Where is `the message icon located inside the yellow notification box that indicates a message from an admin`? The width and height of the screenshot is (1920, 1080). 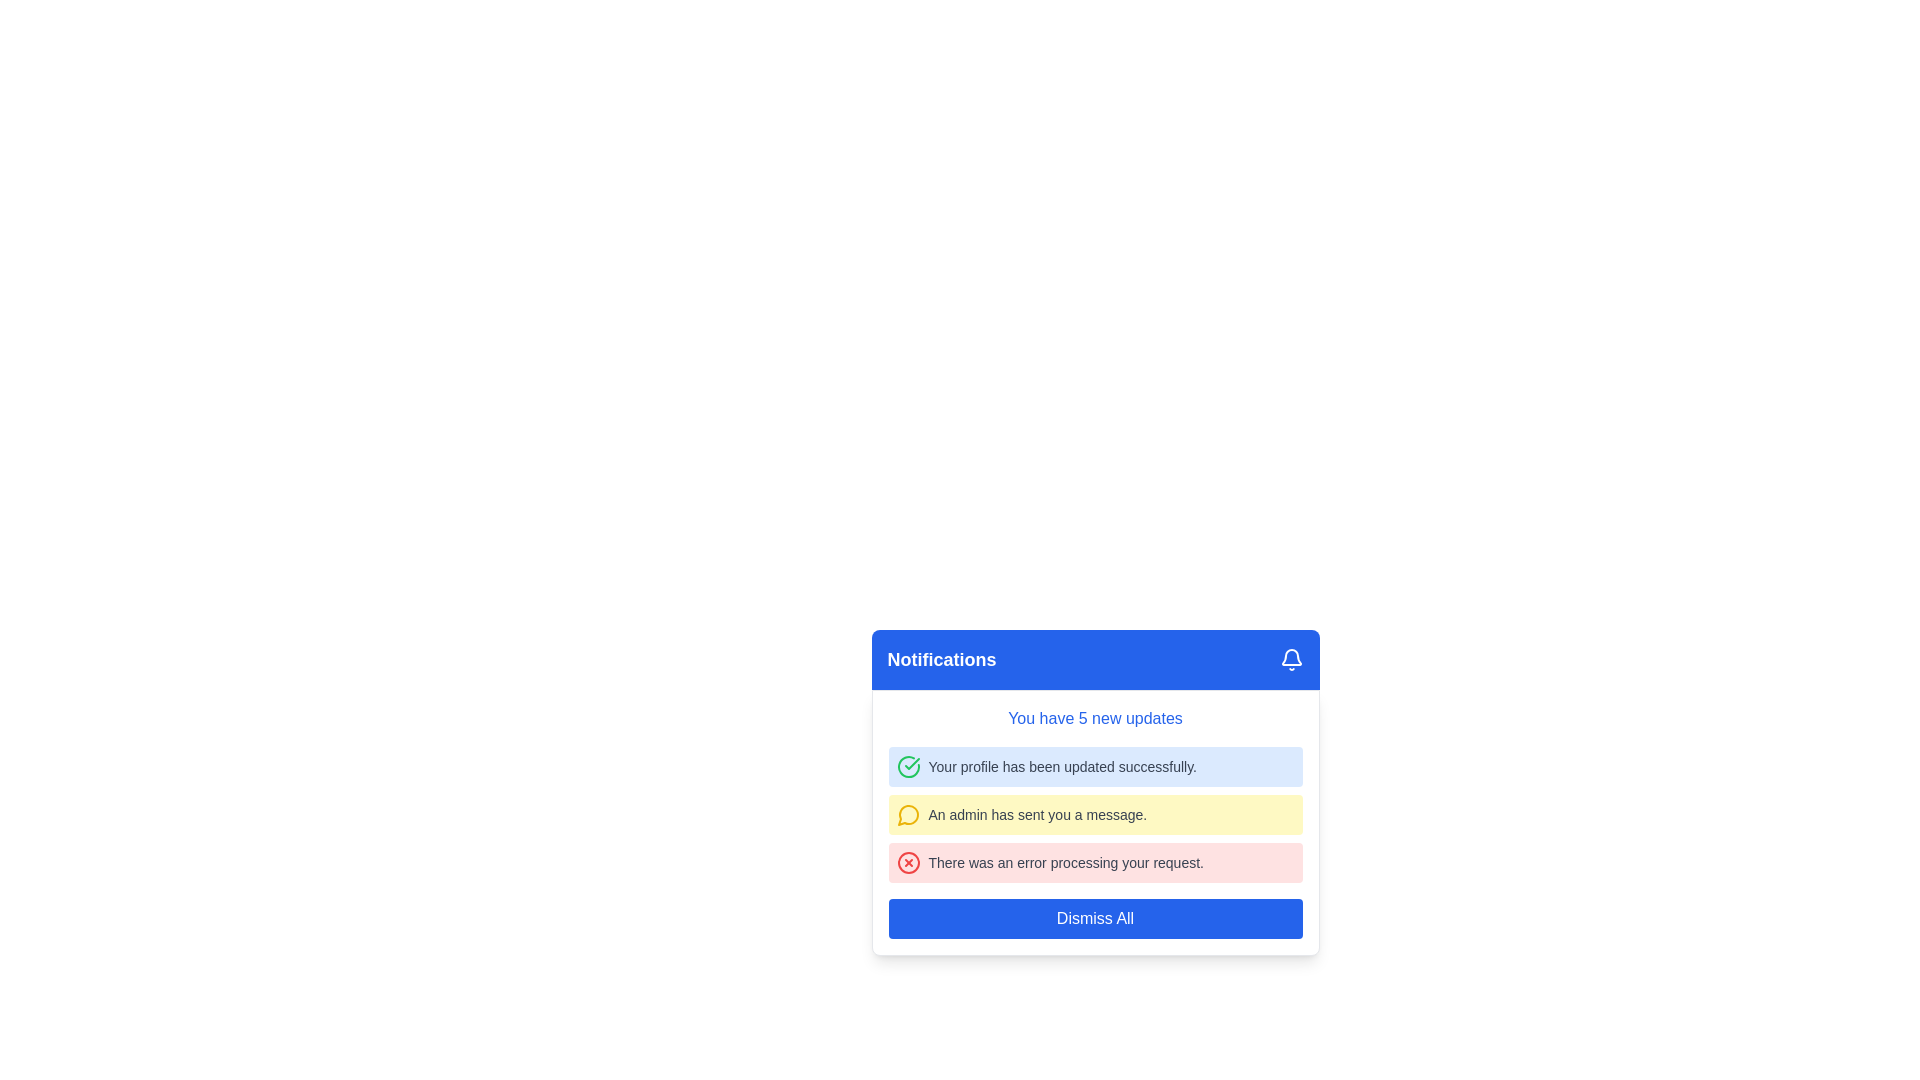 the message icon located inside the yellow notification box that indicates a message from an admin is located at coordinates (907, 814).